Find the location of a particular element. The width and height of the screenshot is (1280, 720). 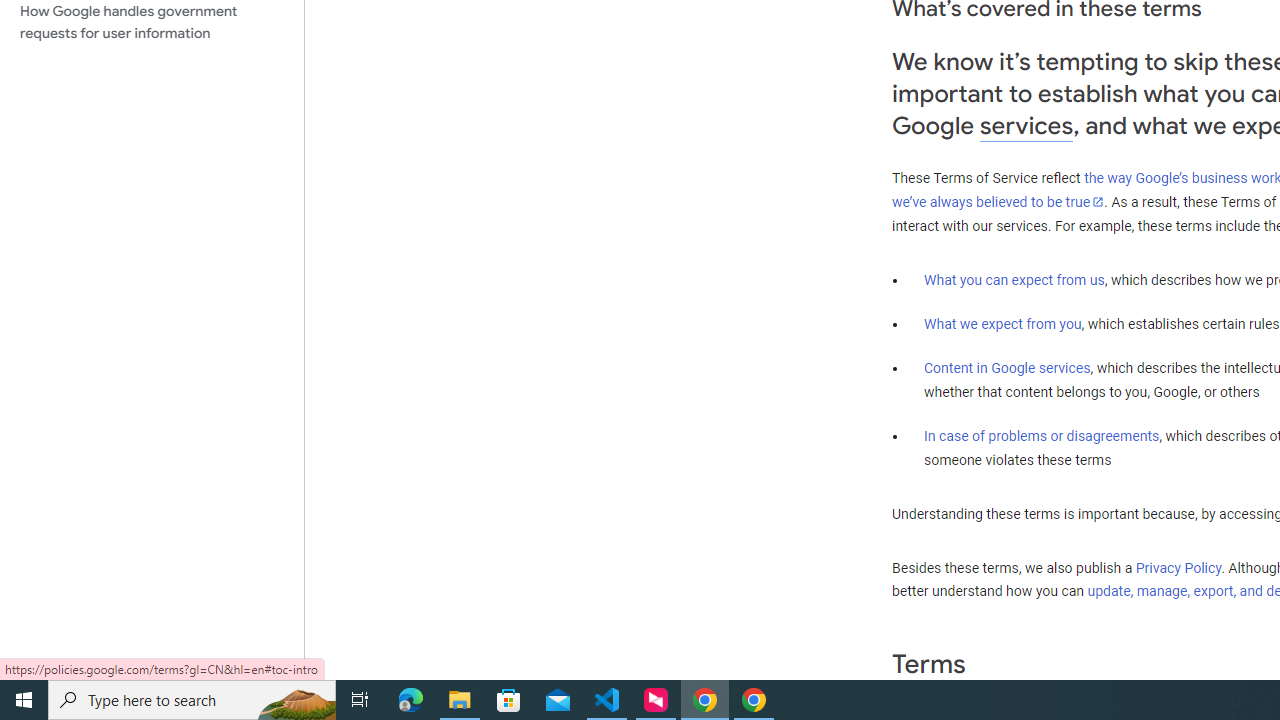

'Content in Google services' is located at coordinates (1007, 368).